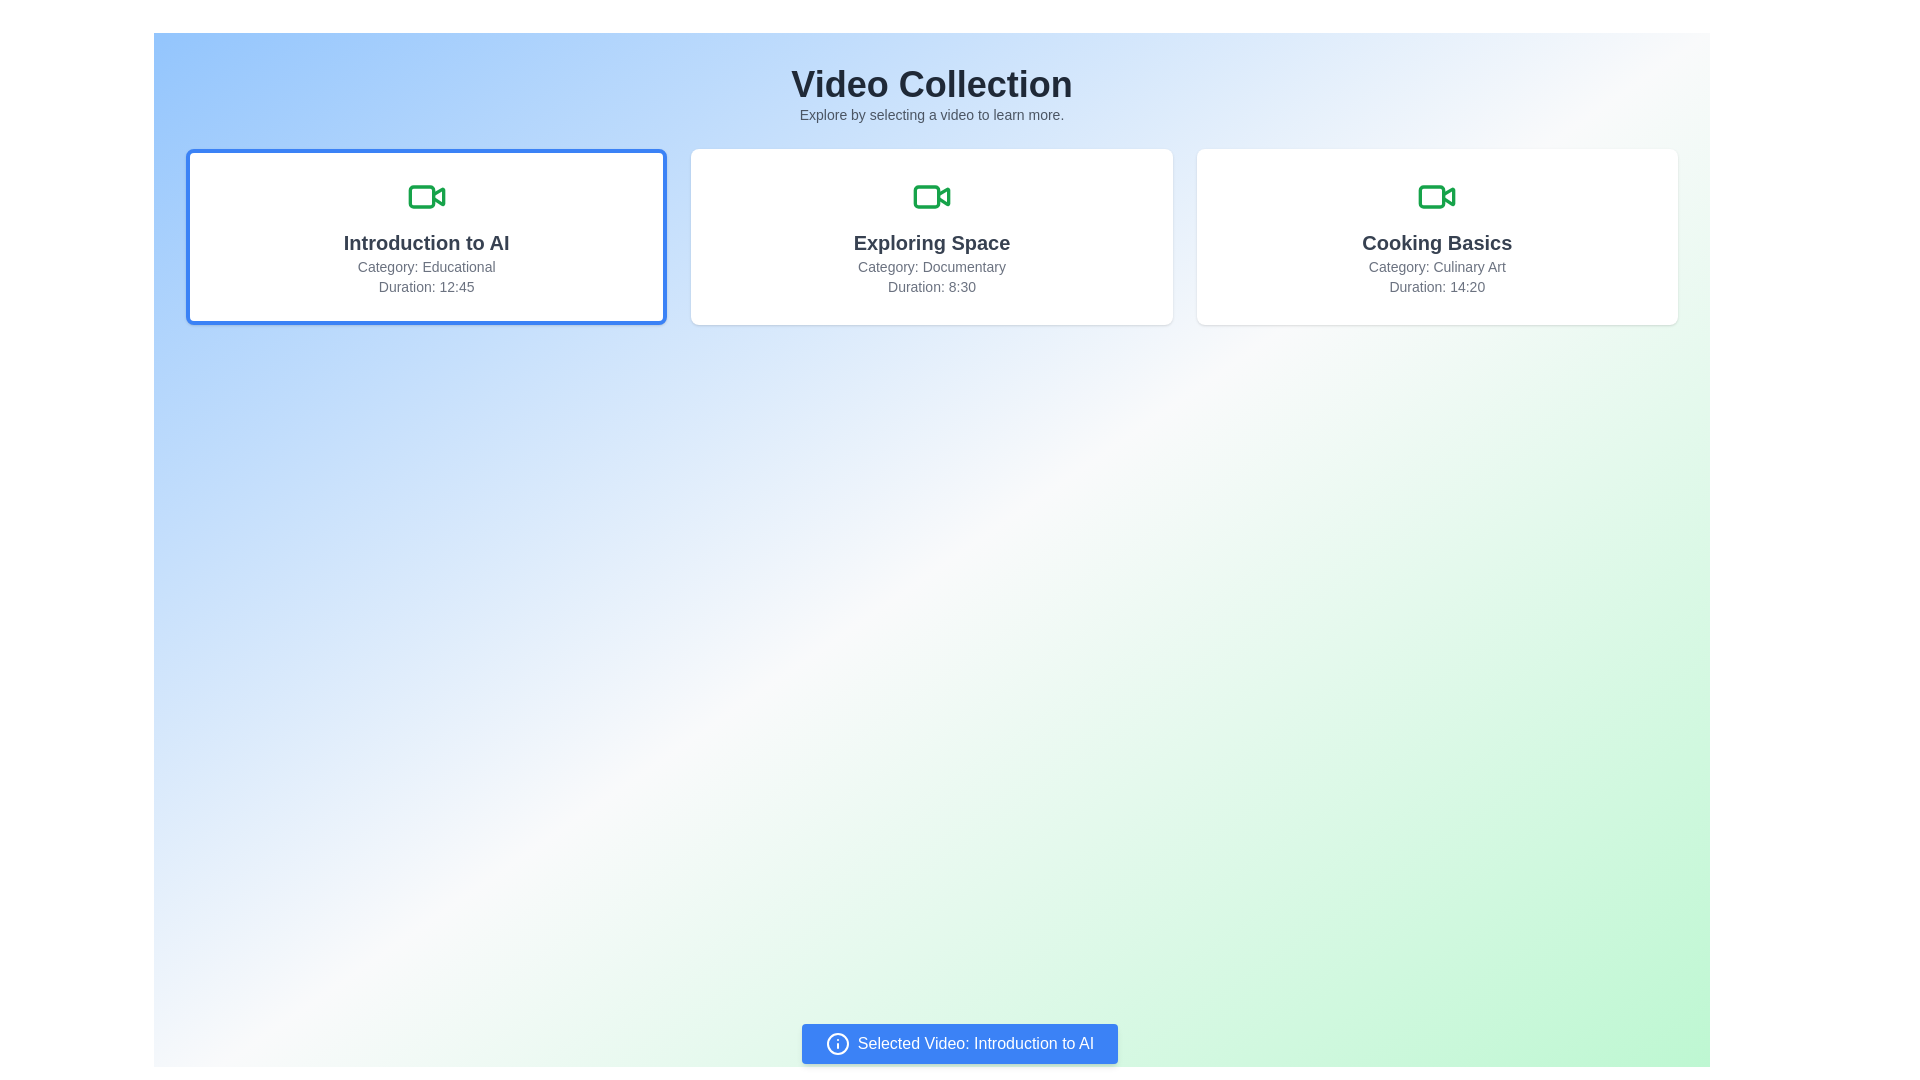 This screenshot has width=1920, height=1080. Describe the element at coordinates (930, 286) in the screenshot. I see `the static text label indicating the duration of the video in the 'Exploring Space' card, positioned at the bottom after 'Category: Documentary'` at that location.